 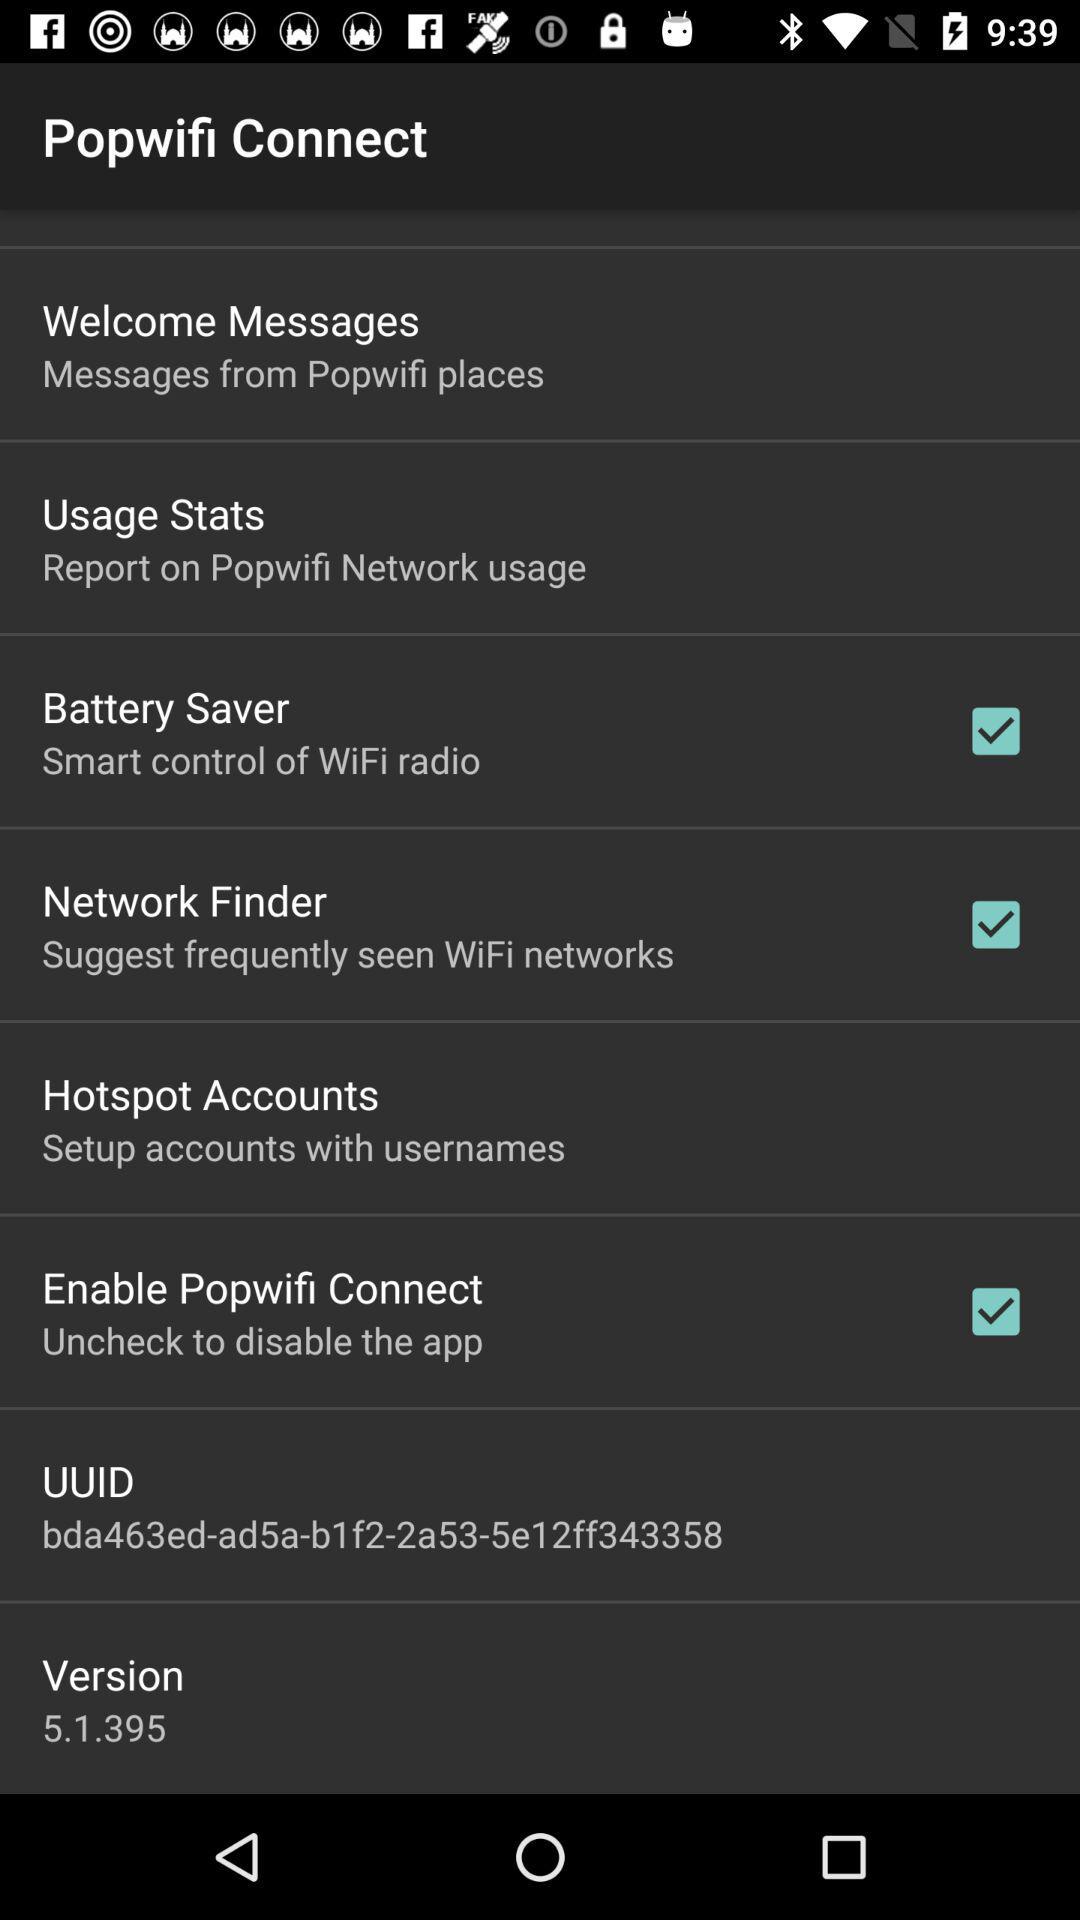 What do you see at coordinates (260, 758) in the screenshot?
I see `the item below battery saver` at bounding box center [260, 758].